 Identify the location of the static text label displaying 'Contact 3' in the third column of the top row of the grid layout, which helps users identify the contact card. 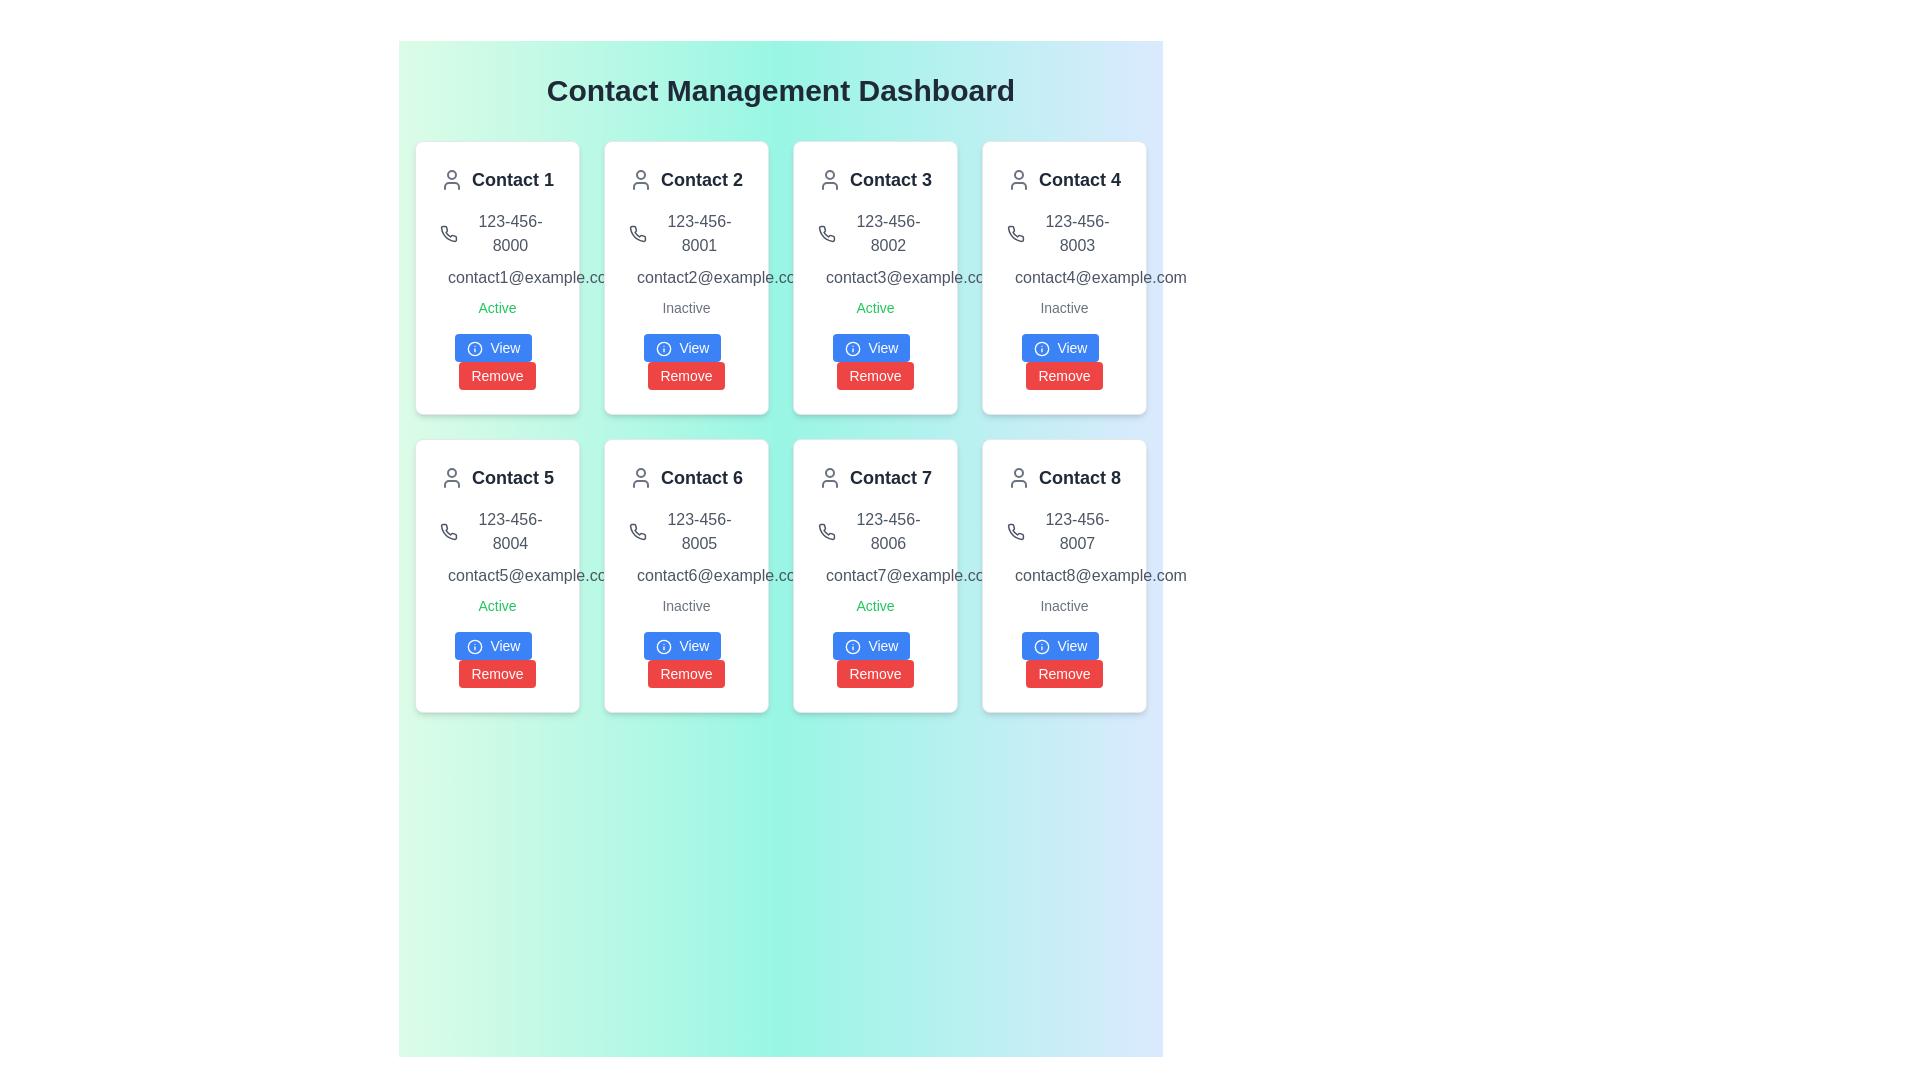
(890, 180).